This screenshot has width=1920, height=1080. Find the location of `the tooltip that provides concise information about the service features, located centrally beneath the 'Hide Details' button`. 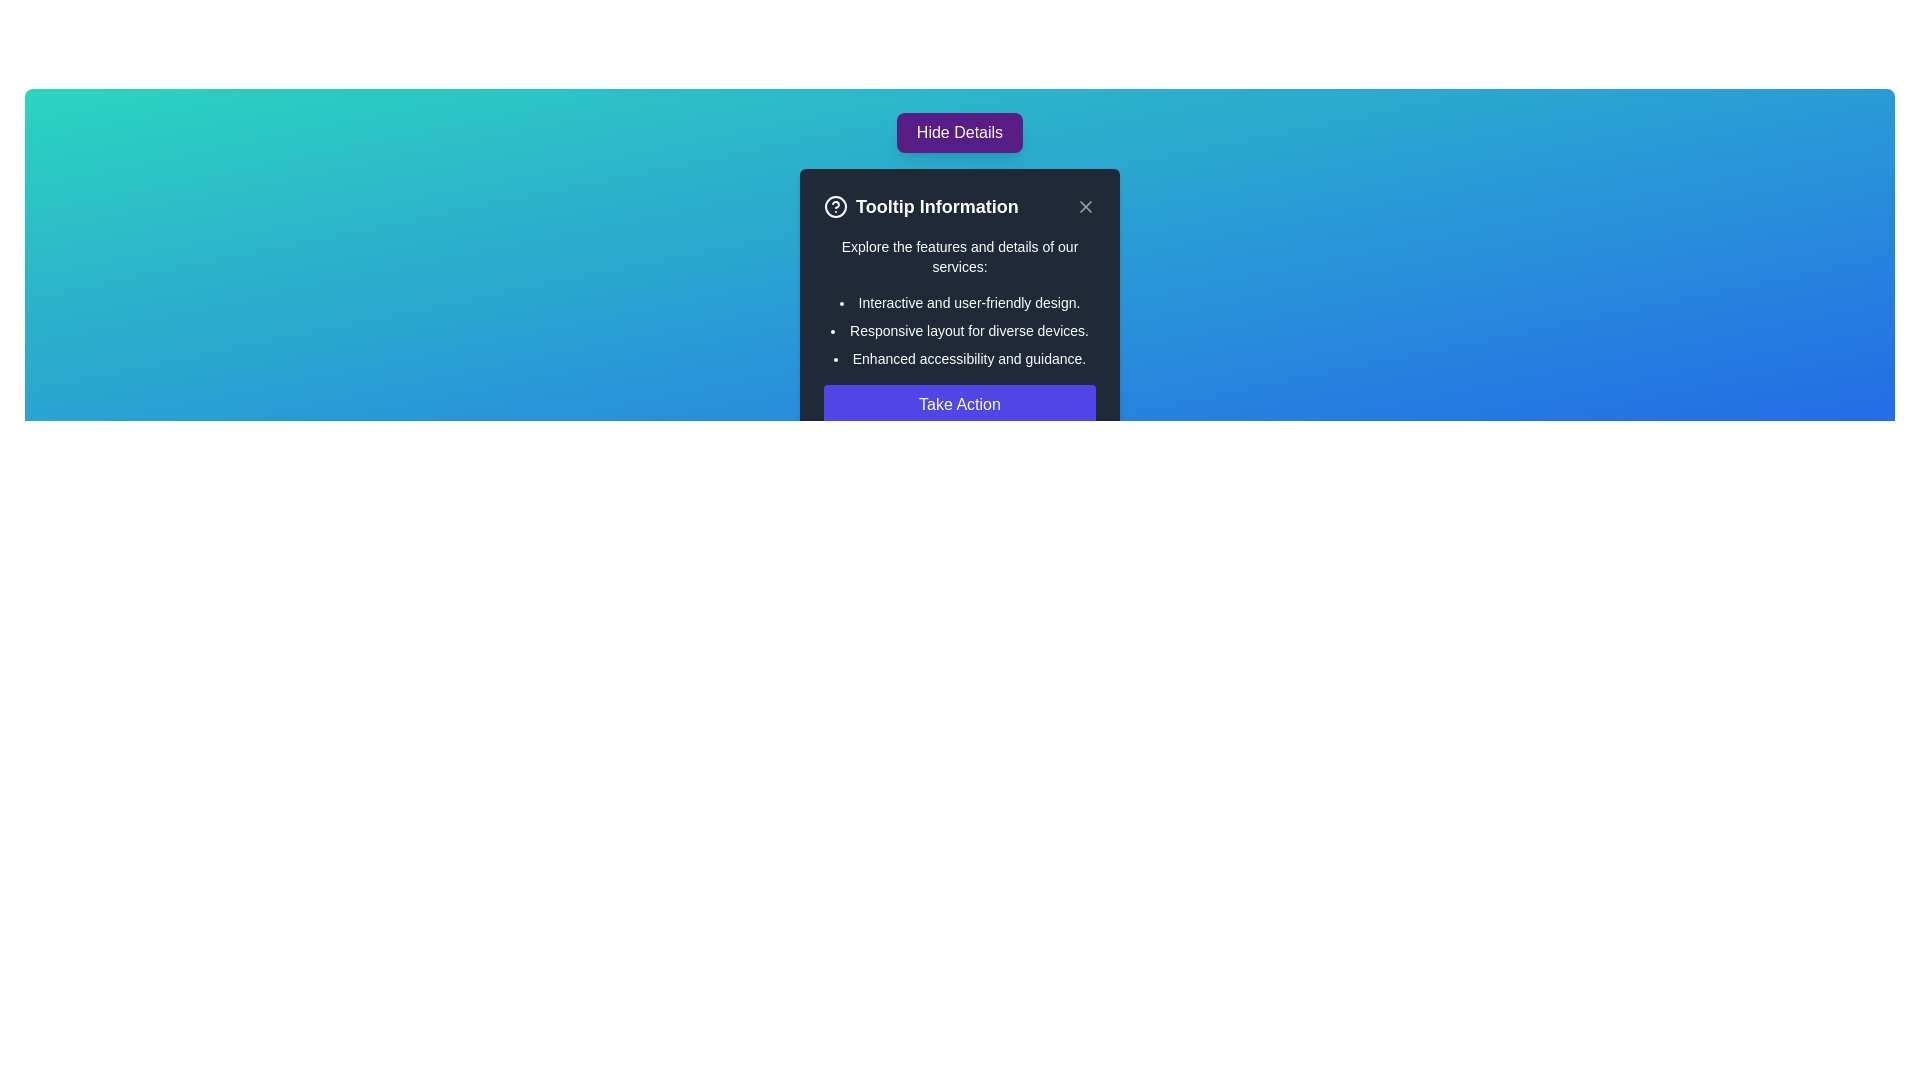

the tooltip that provides concise information about the service features, located centrally beneath the 'Hide Details' button is located at coordinates (960, 308).